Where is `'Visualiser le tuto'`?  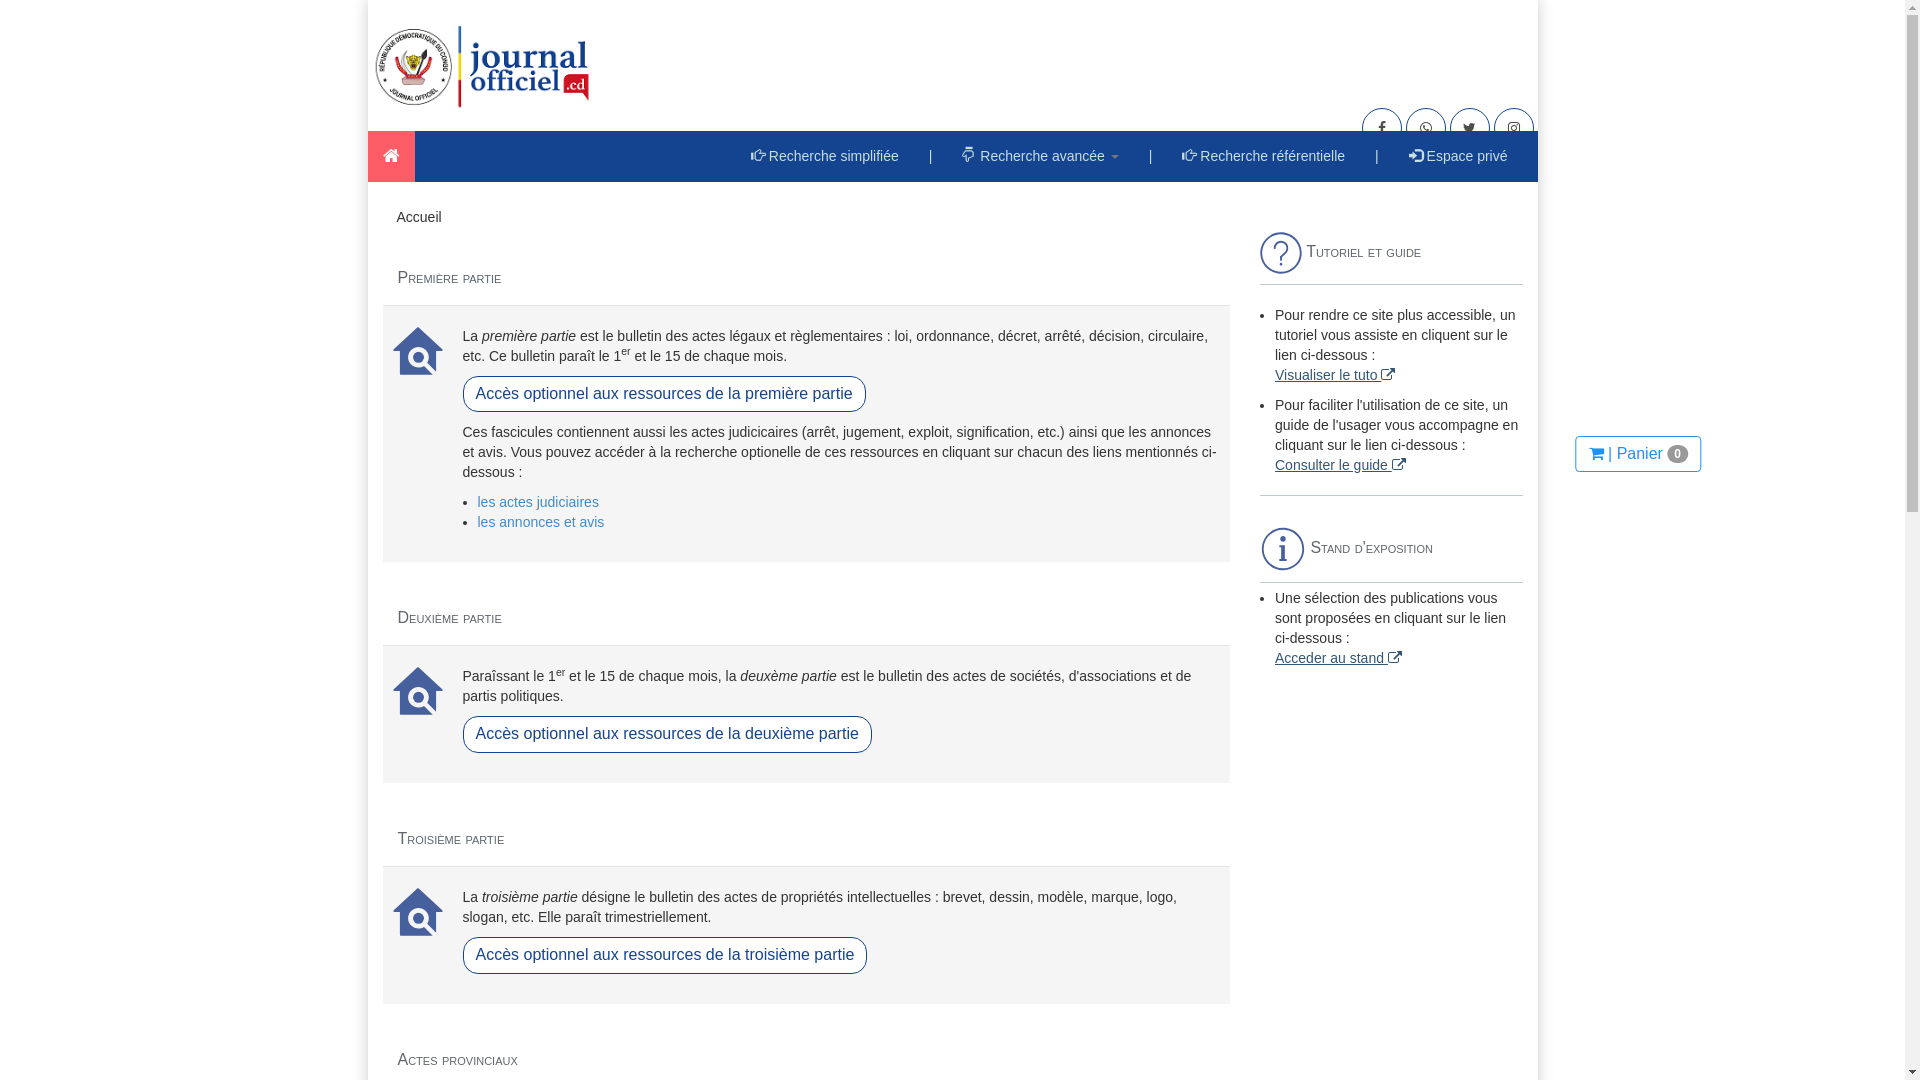 'Visualiser le tuto' is located at coordinates (1334, 374).